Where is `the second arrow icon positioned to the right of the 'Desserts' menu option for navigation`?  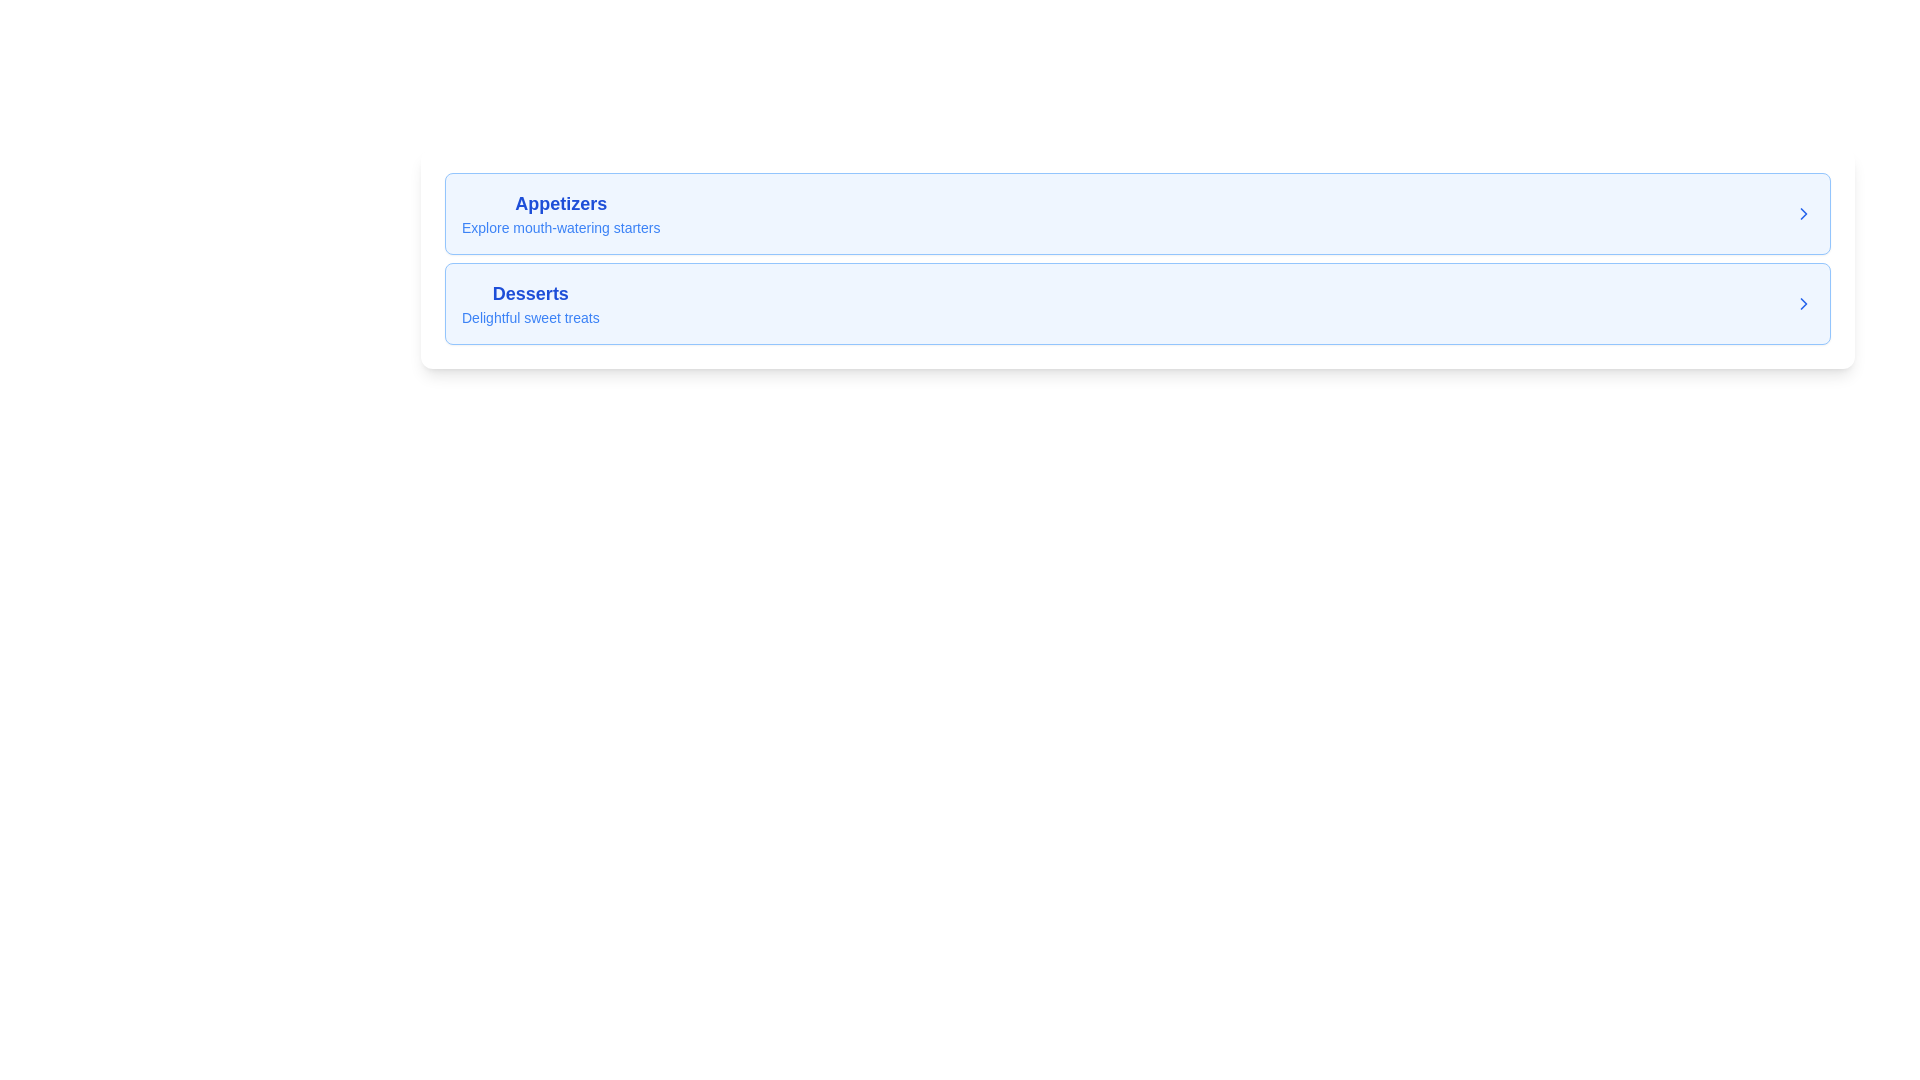 the second arrow icon positioned to the right of the 'Desserts' menu option for navigation is located at coordinates (1804, 304).